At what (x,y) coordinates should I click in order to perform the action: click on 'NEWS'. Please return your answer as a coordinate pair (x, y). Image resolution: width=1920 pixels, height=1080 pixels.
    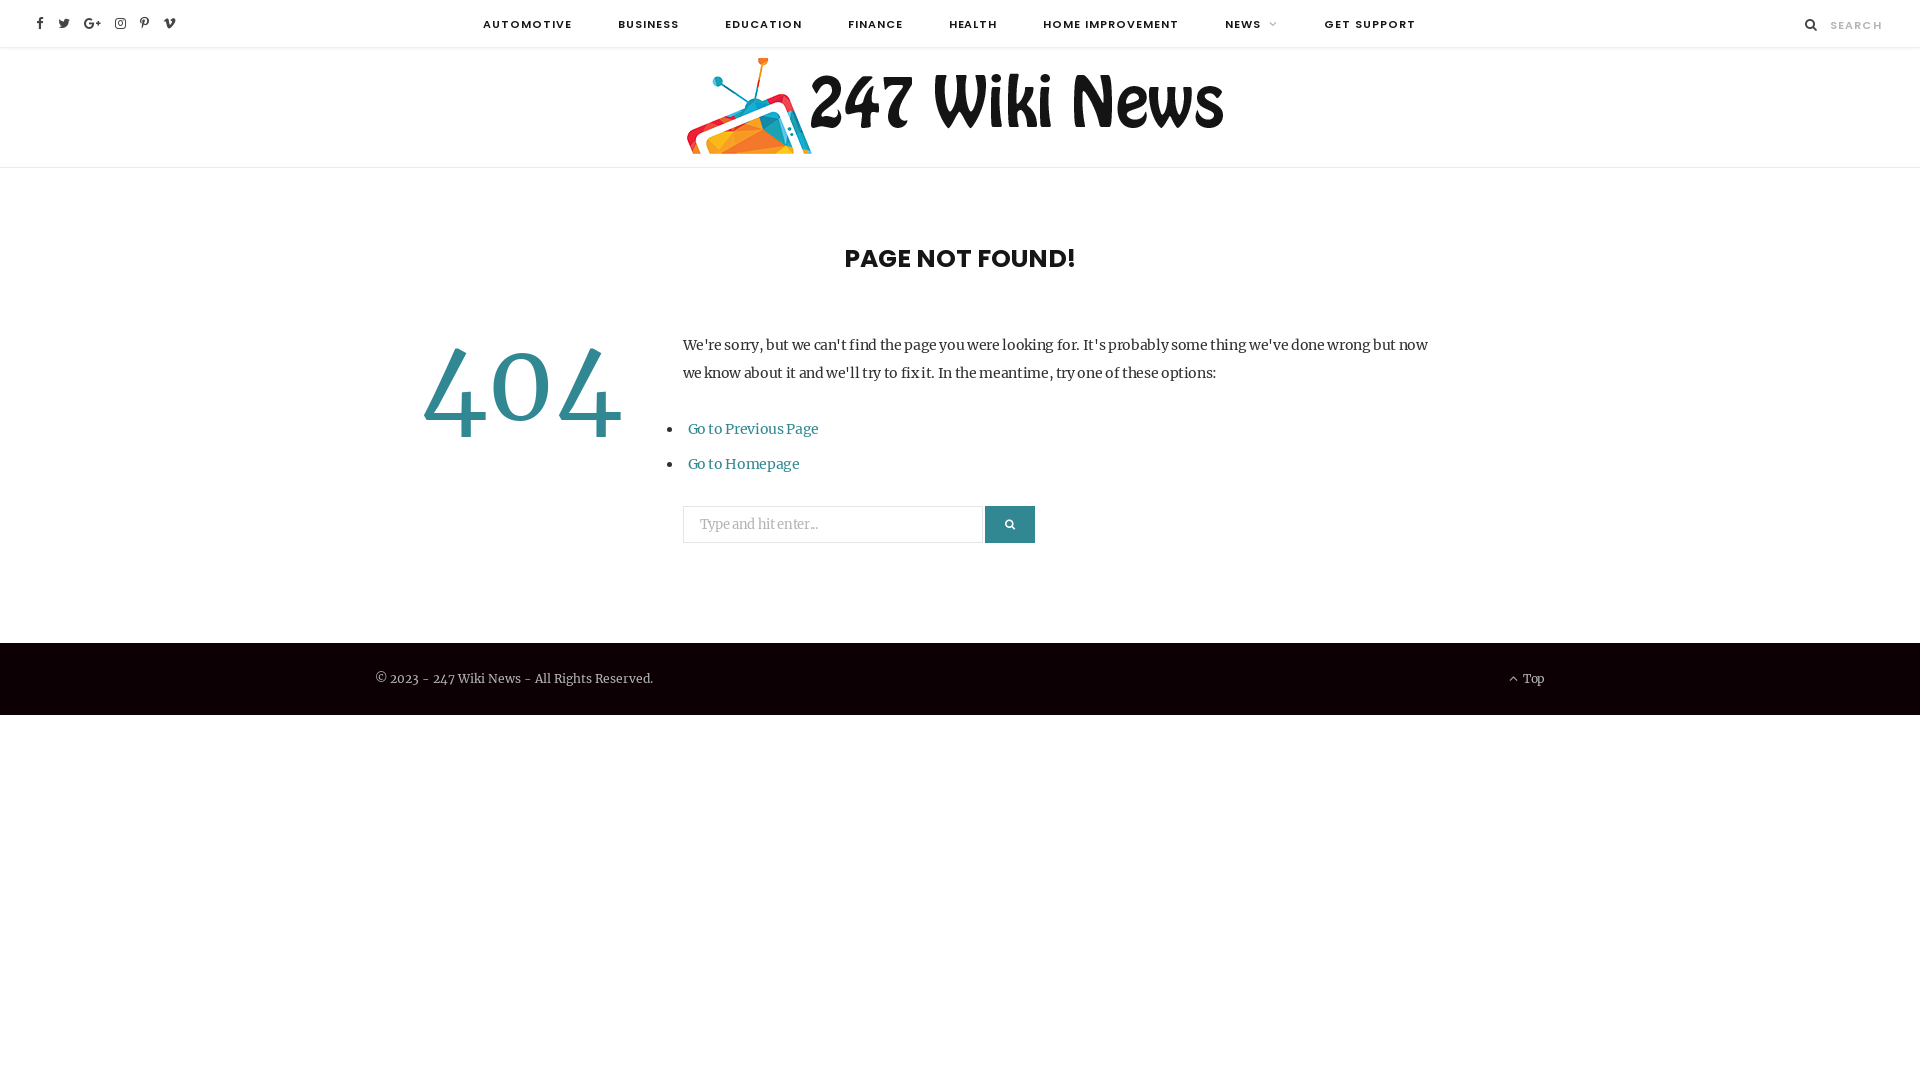
    Looking at the image, I should click on (1250, 23).